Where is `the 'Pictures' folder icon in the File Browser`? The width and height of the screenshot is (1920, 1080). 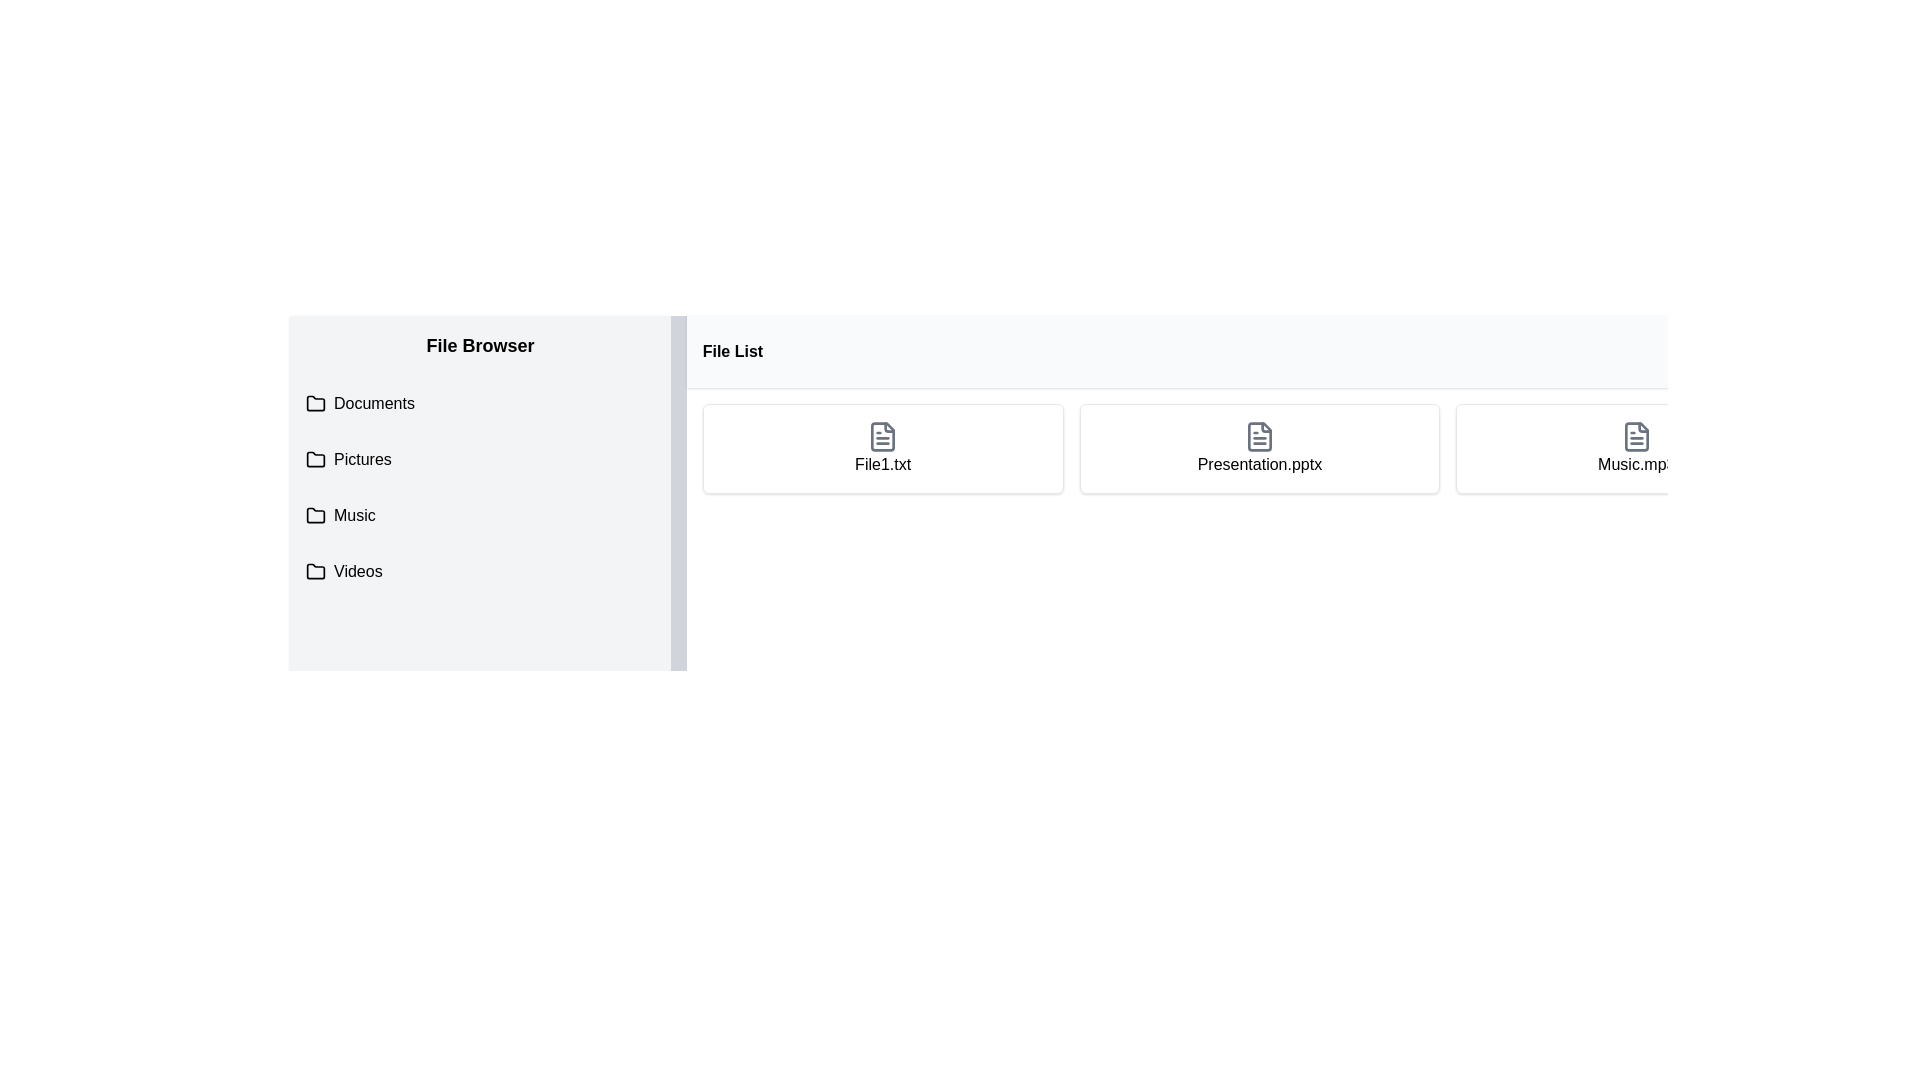
the 'Pictures' folder icon in the File Browser is located at coordinates (315, 459).